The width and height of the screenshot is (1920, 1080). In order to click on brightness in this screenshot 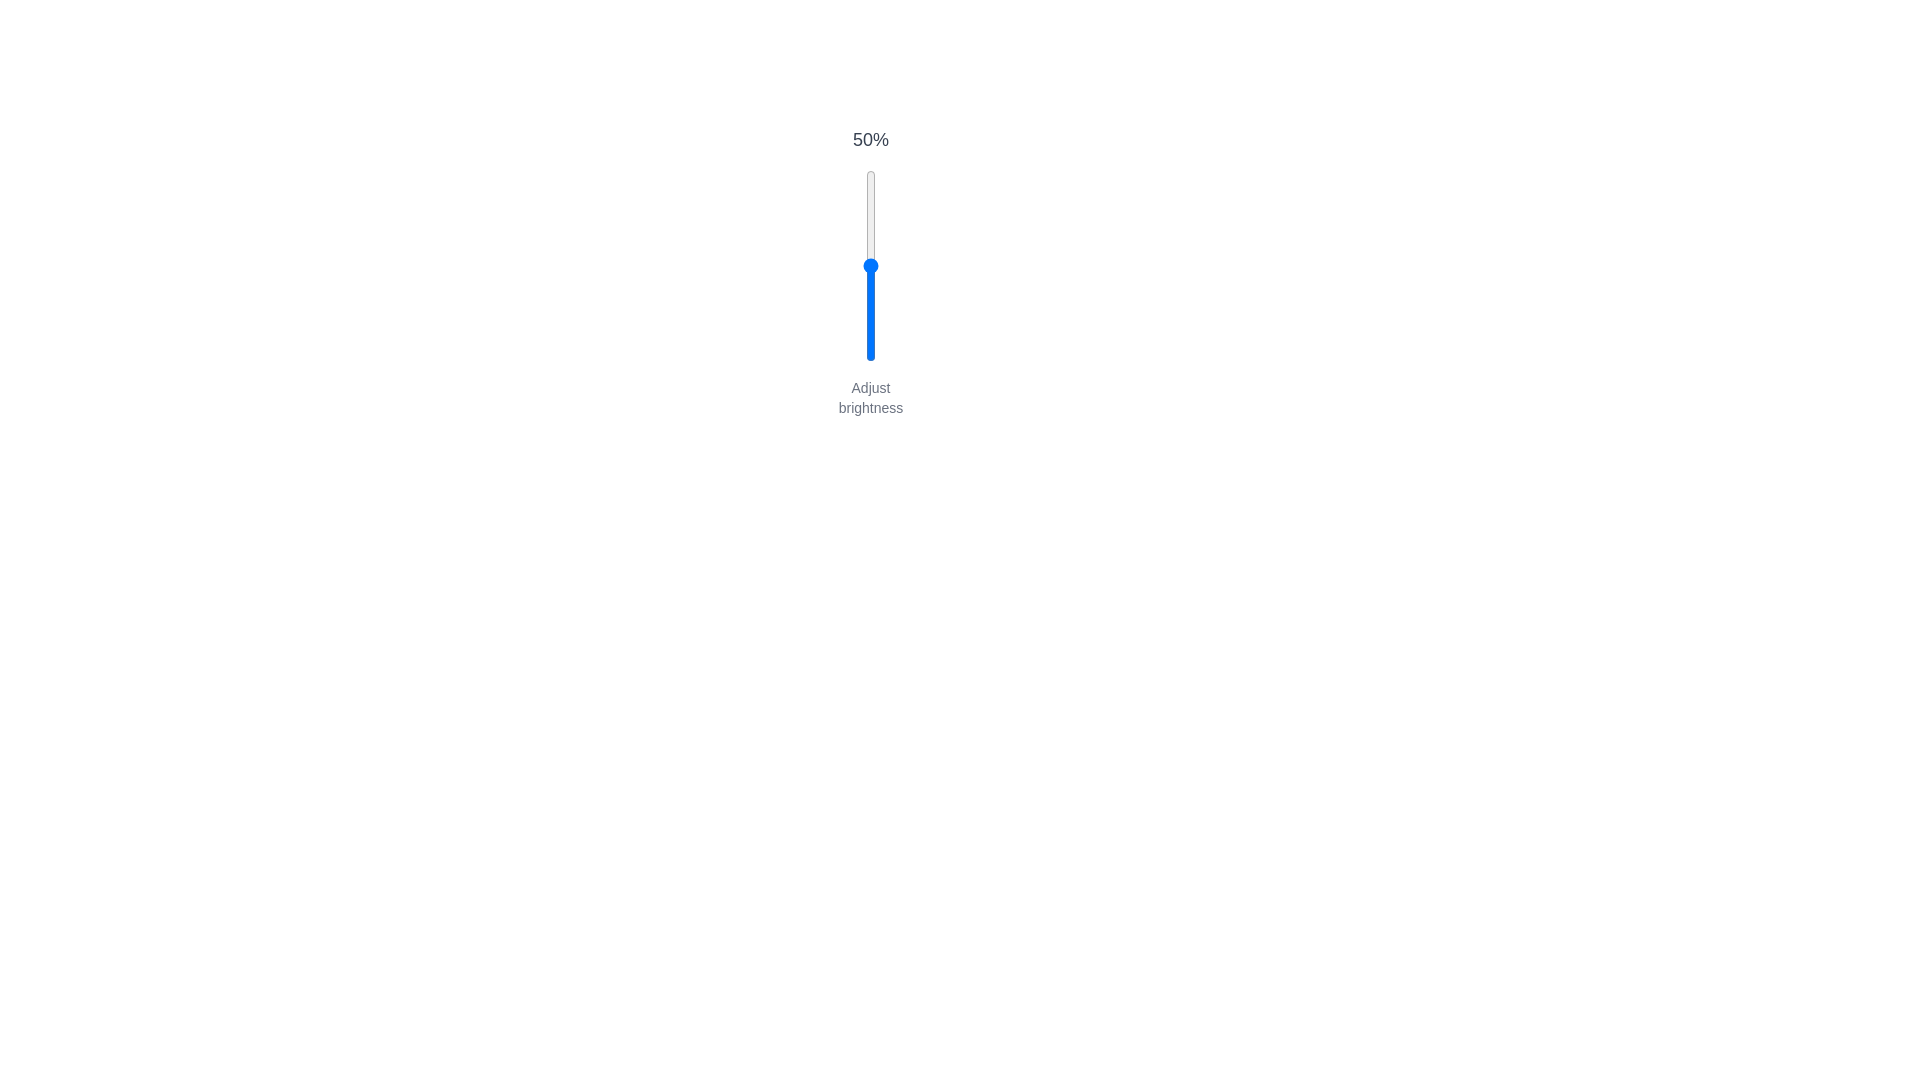, I will do `click(870, 358)`.